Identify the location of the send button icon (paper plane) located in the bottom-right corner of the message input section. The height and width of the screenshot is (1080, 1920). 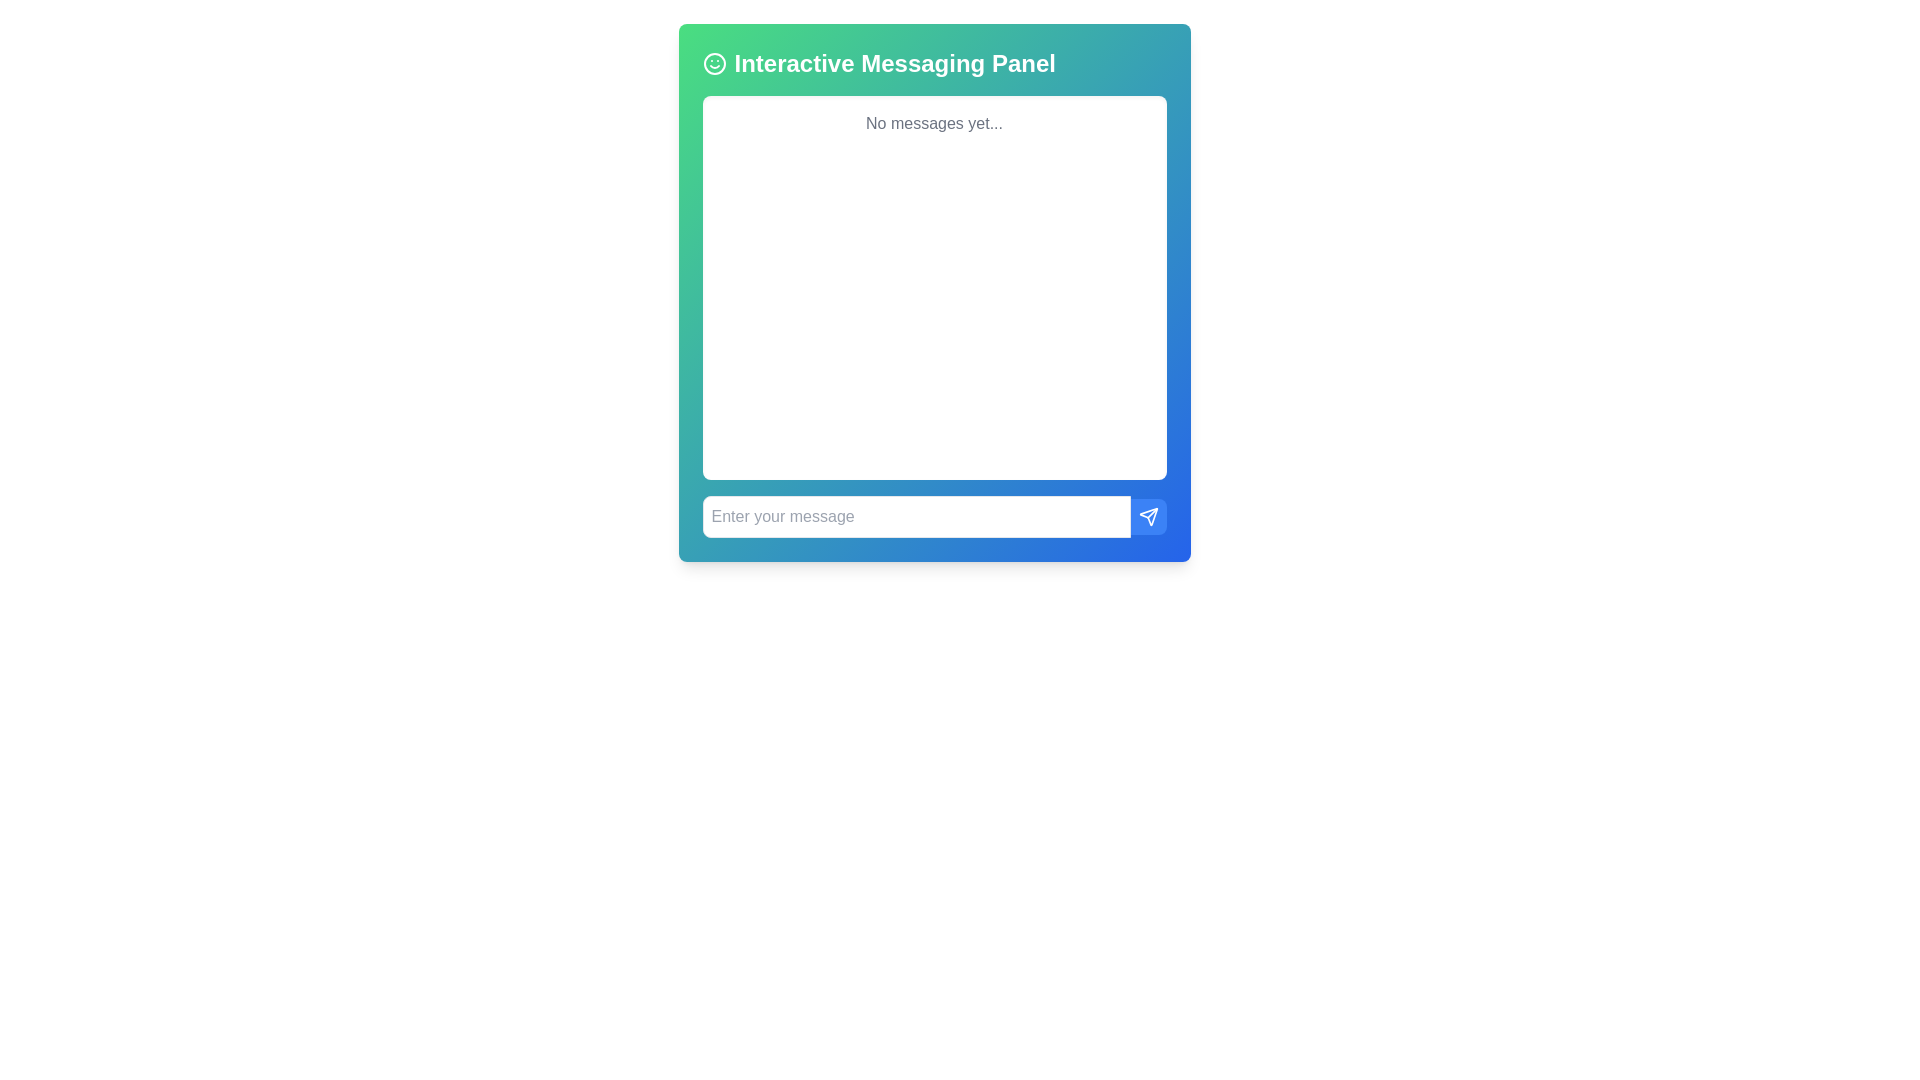
(1148, 515).